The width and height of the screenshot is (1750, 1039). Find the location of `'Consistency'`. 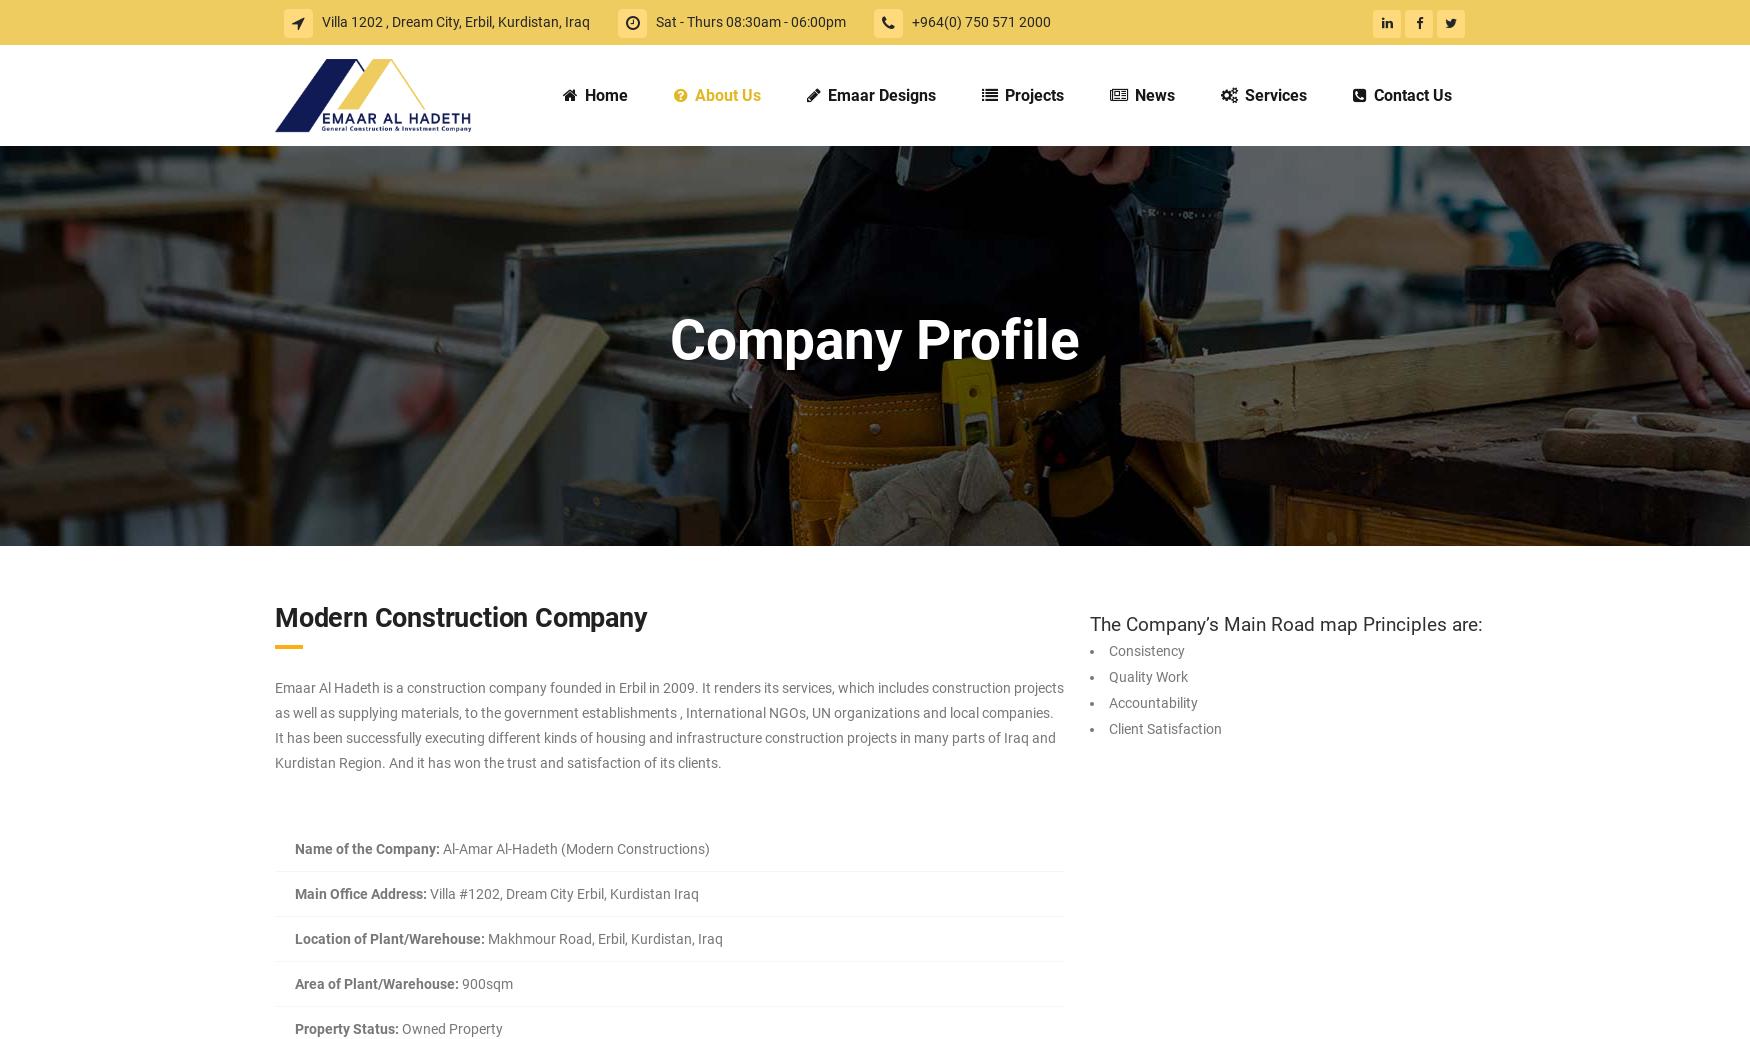

'Consistency' is located at coordinates (1145, 651).